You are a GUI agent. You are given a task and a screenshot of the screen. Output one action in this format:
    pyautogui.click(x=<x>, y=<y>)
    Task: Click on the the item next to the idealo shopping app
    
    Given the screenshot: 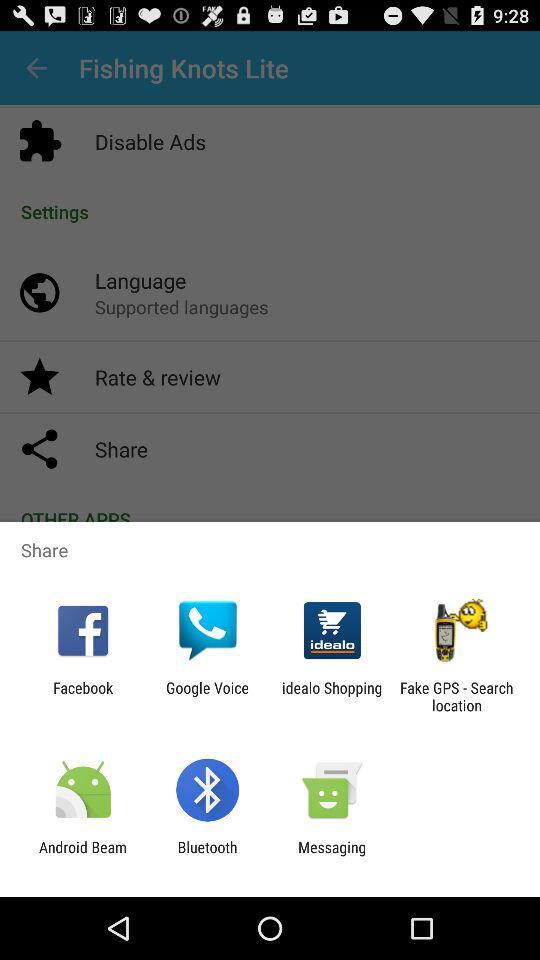 What is the action you would take?
    pyautogui.click(x=206, y=696)
    